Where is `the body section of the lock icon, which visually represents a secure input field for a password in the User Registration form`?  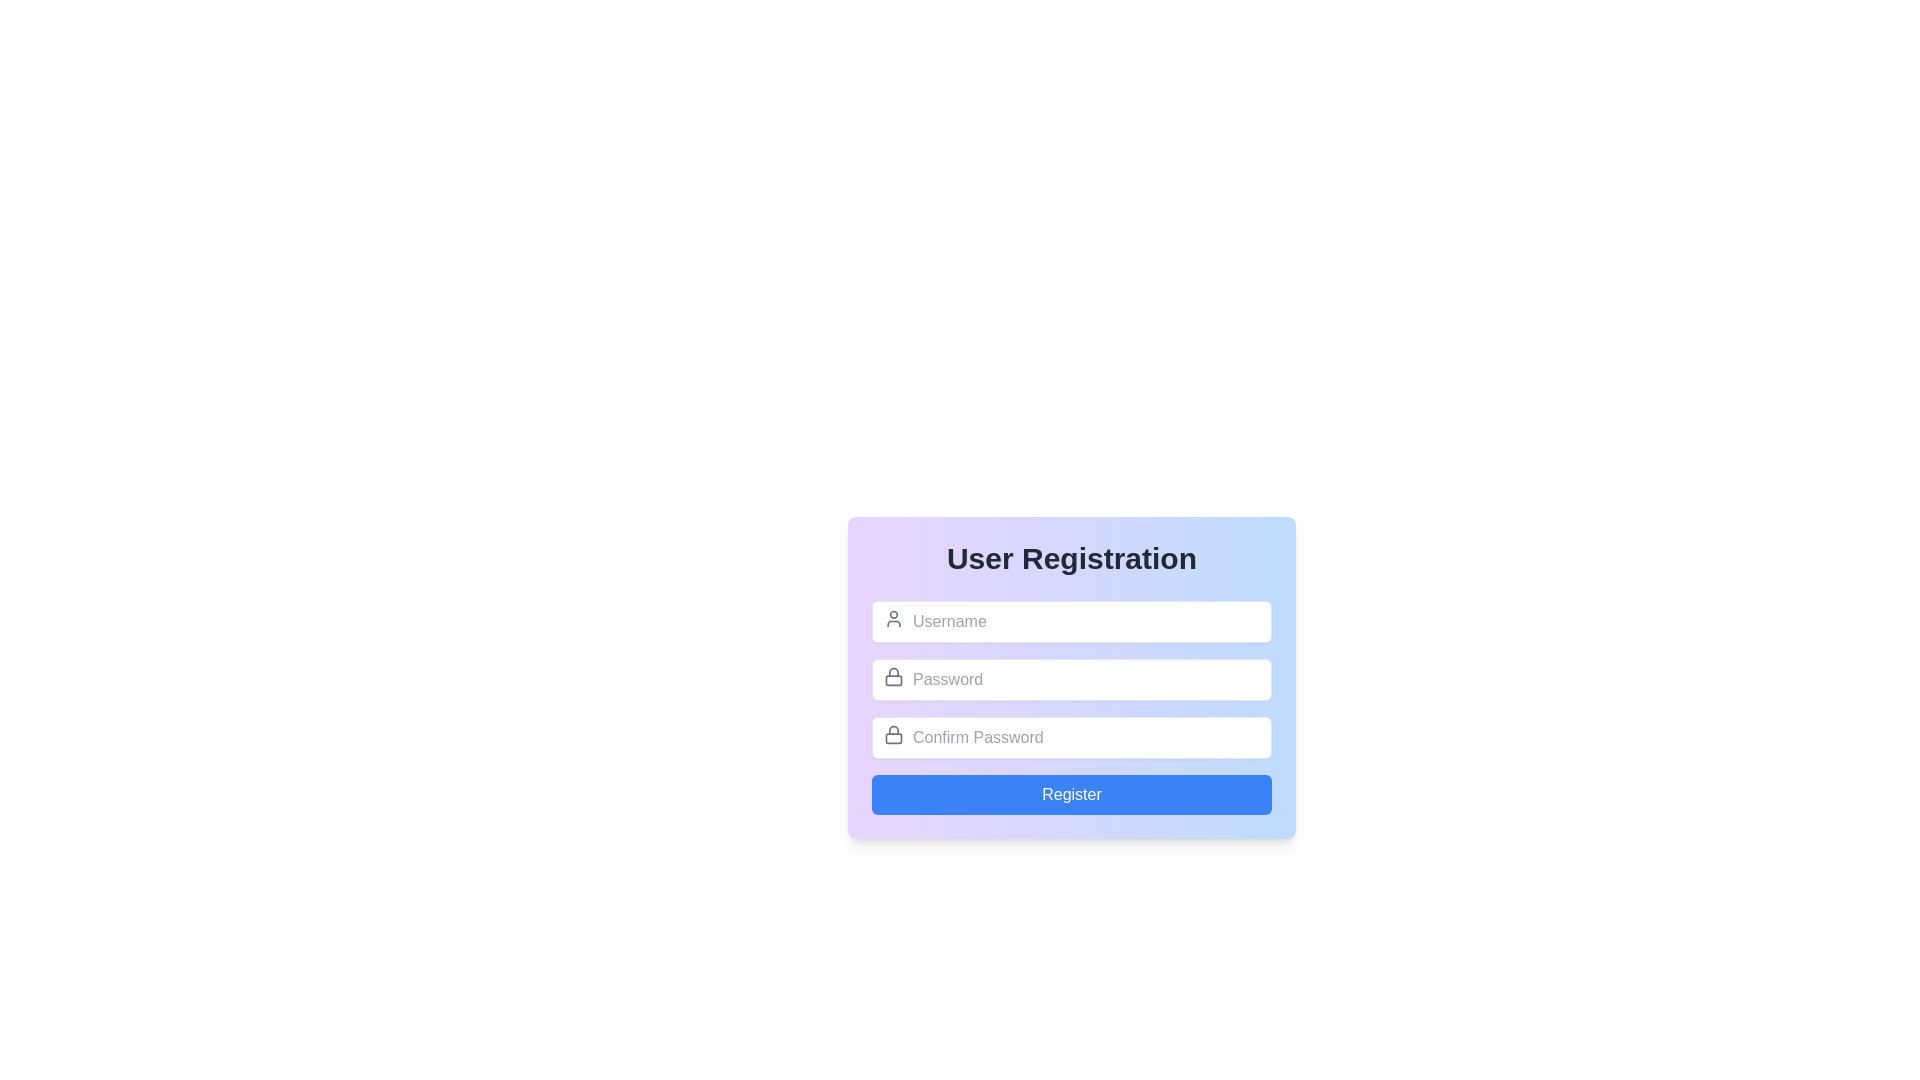
the body section of the lock icon, which visually represents a secure input field for a password in the User Registration form is located at coordinates (892, 678).